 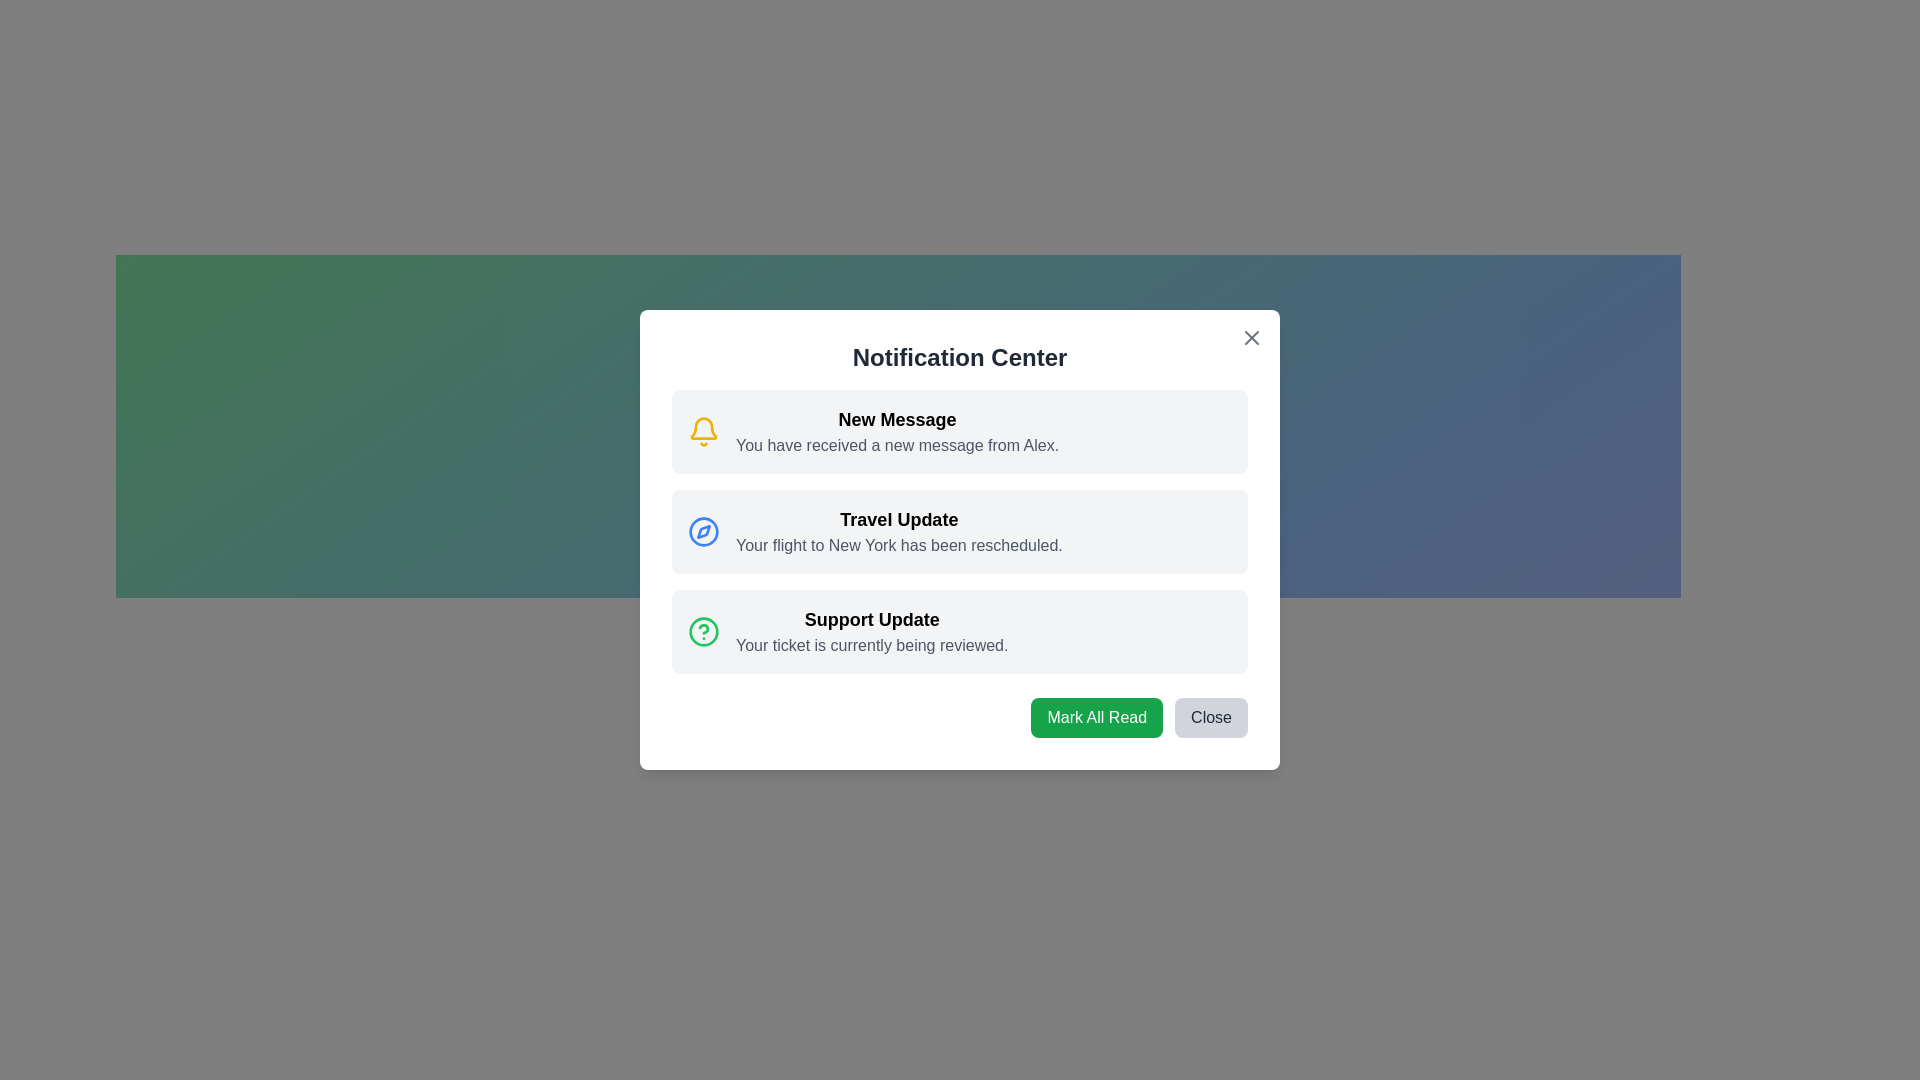 I want to click on the SVG circle indicating the 'Support Update' notification in the Notification Center, so click(x=704, y=632).